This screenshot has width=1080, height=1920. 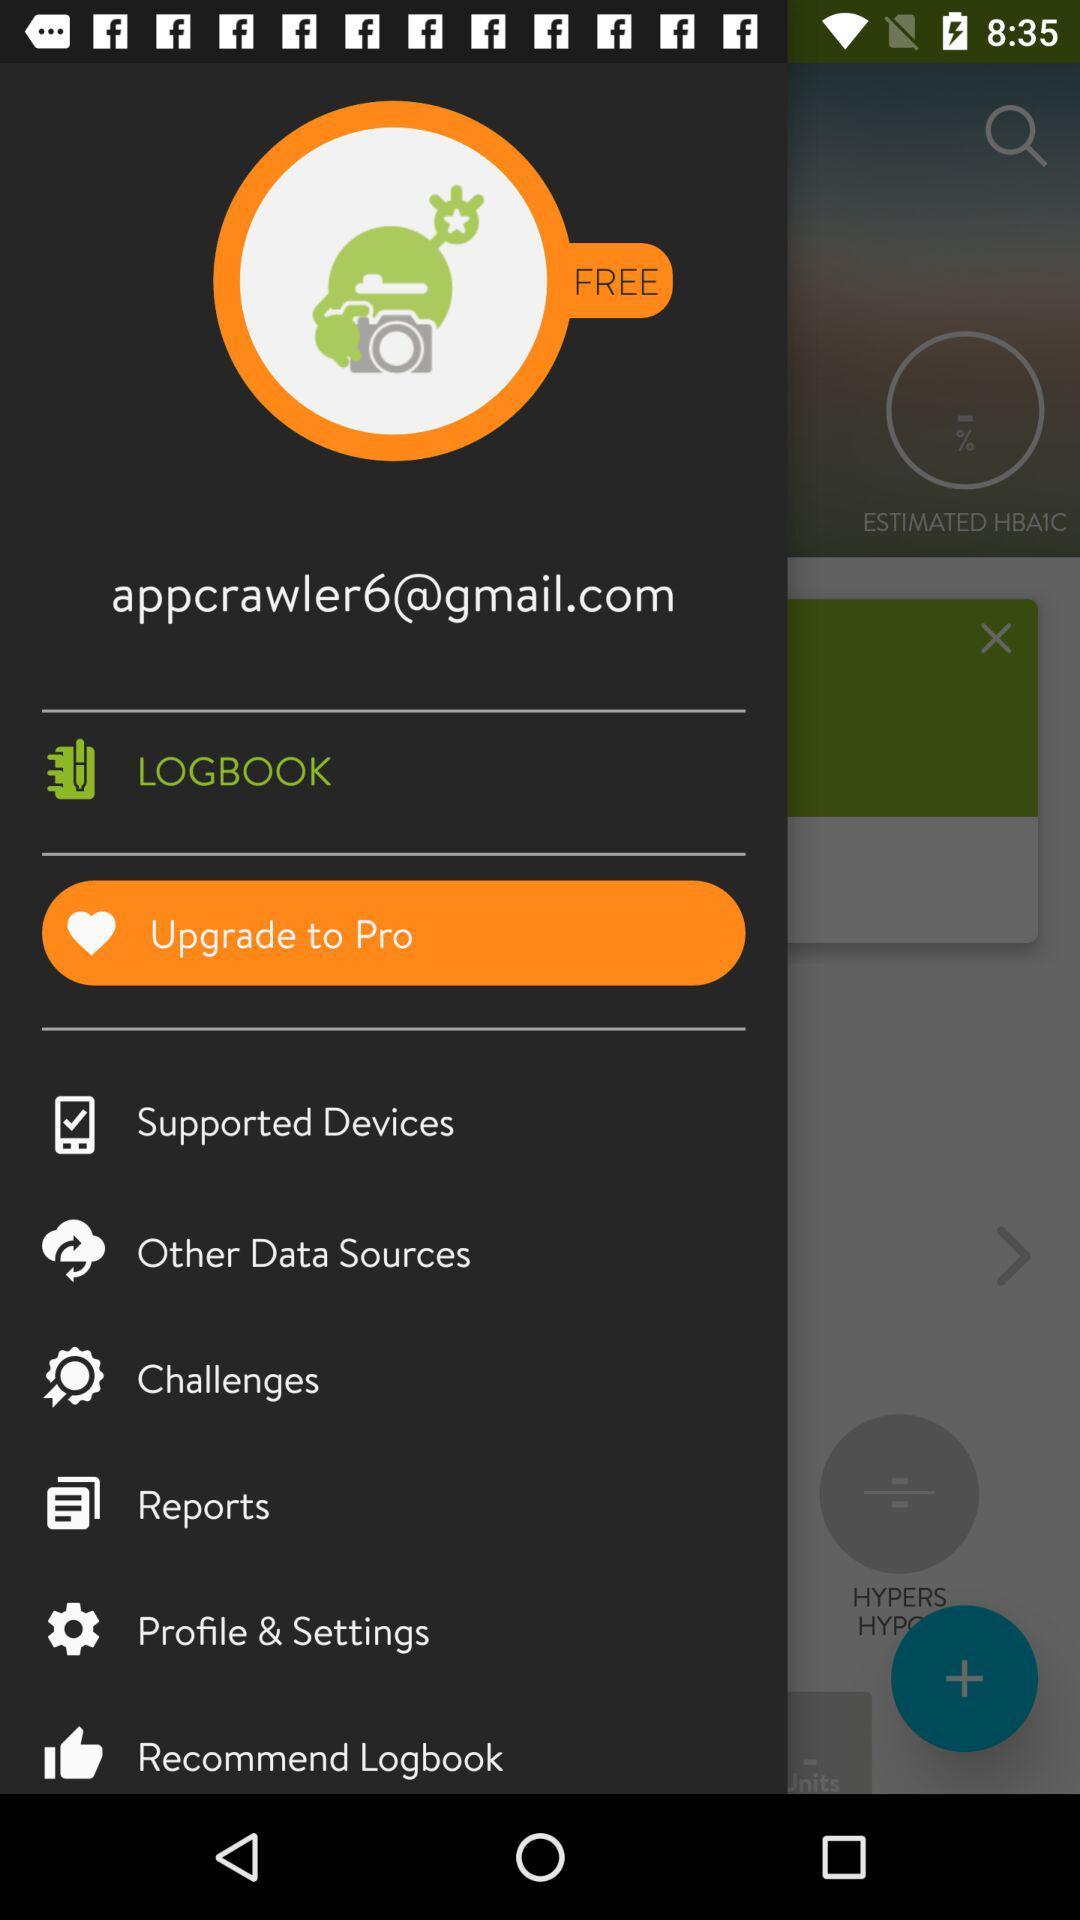 What do you see at coordinates (963, 1678) in the screenshot?
I see `the add icon` at bounding box center [963, 1678].